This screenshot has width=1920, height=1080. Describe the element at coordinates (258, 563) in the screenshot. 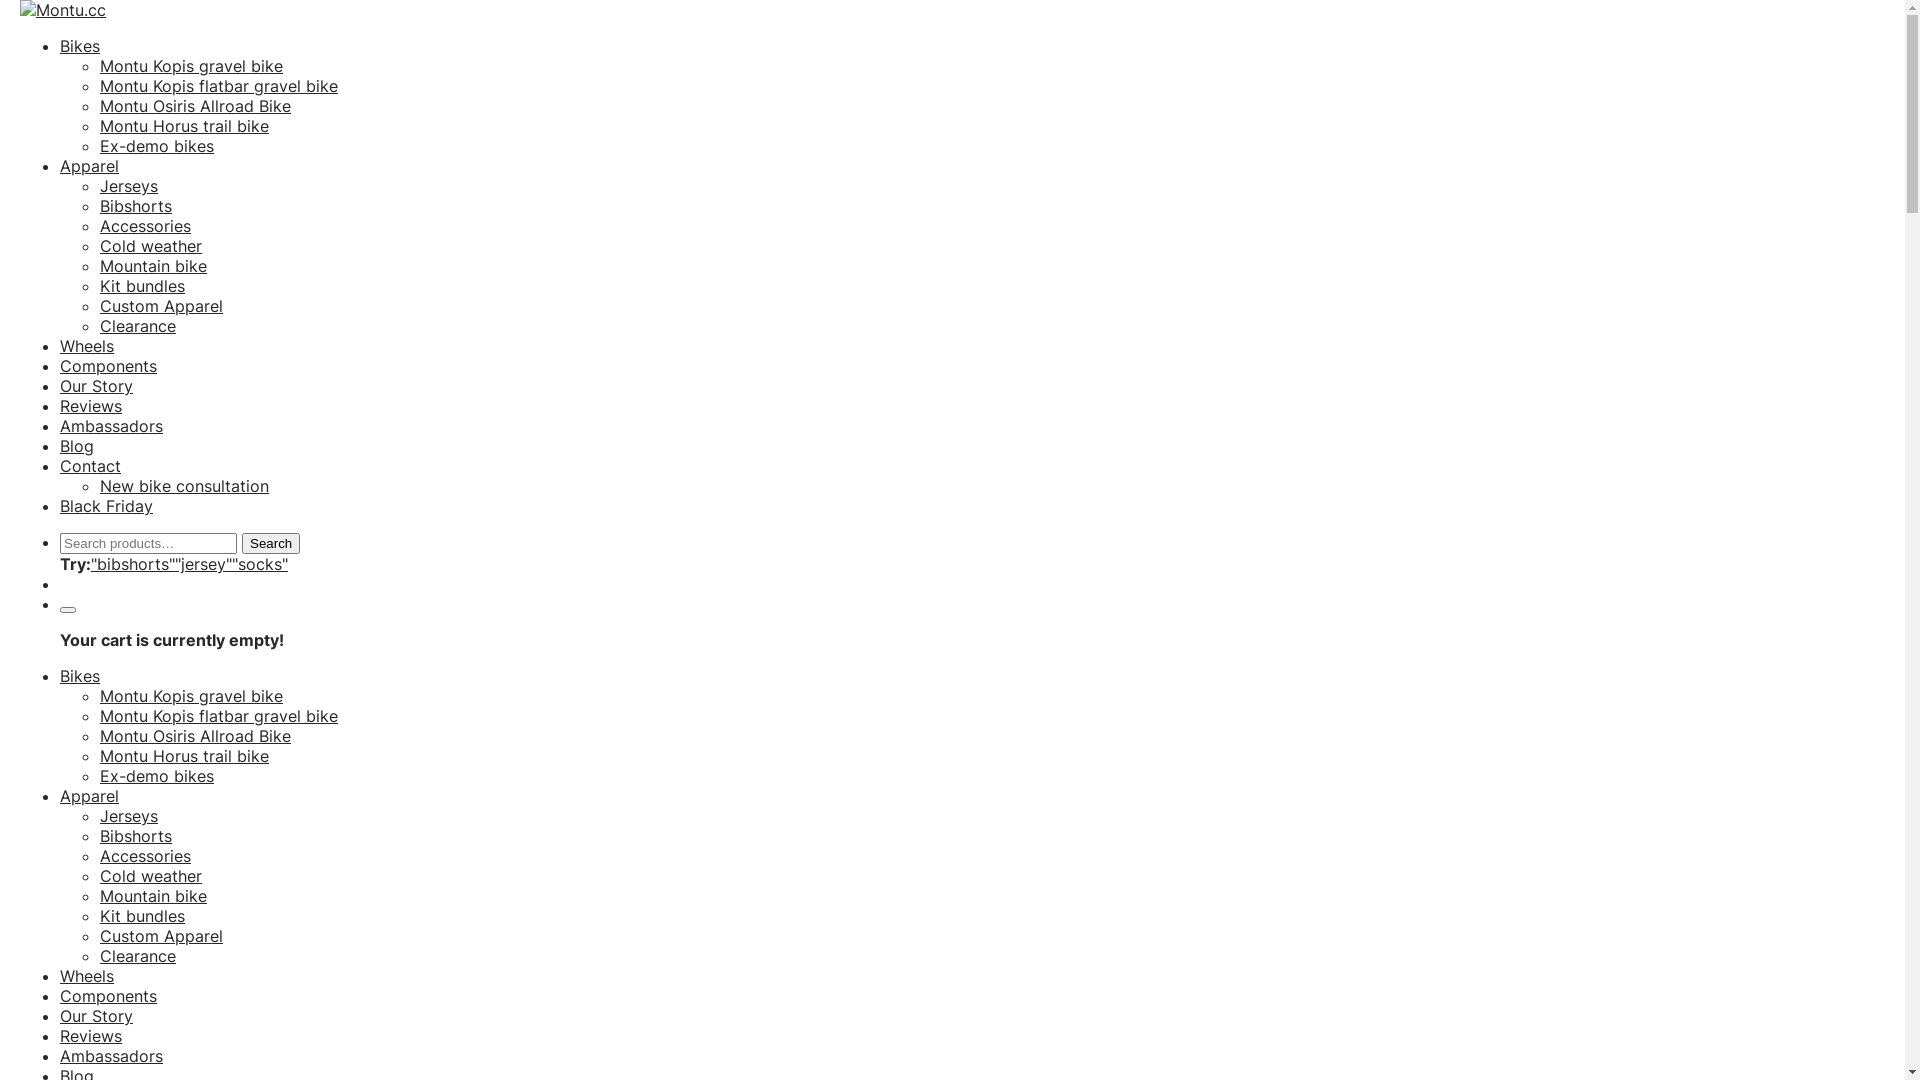

I see `'"socks"'` at that location.